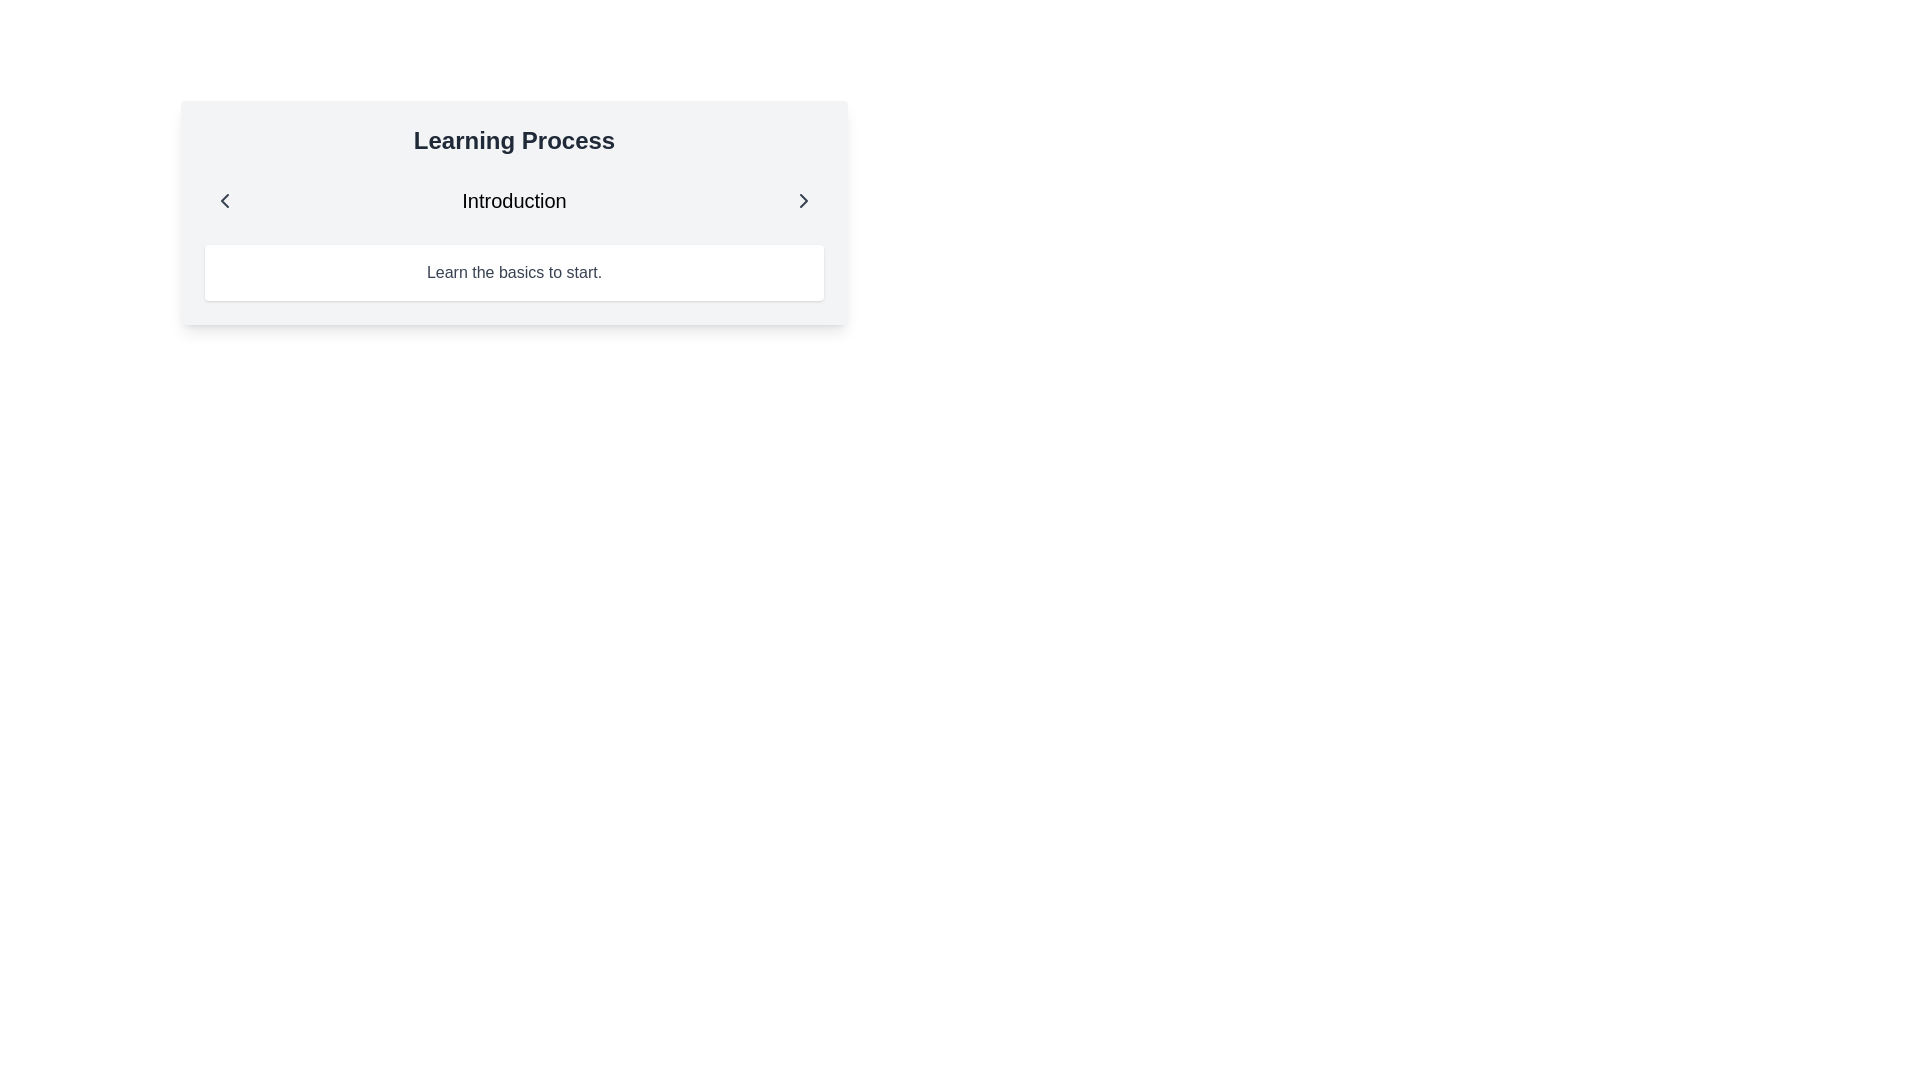  What do you see at coordinates (225, 200) in the screenshot?
I see `the backward navigation arrow icon positioned at the top-left corner of the interface` at bounding box center [225, 200].